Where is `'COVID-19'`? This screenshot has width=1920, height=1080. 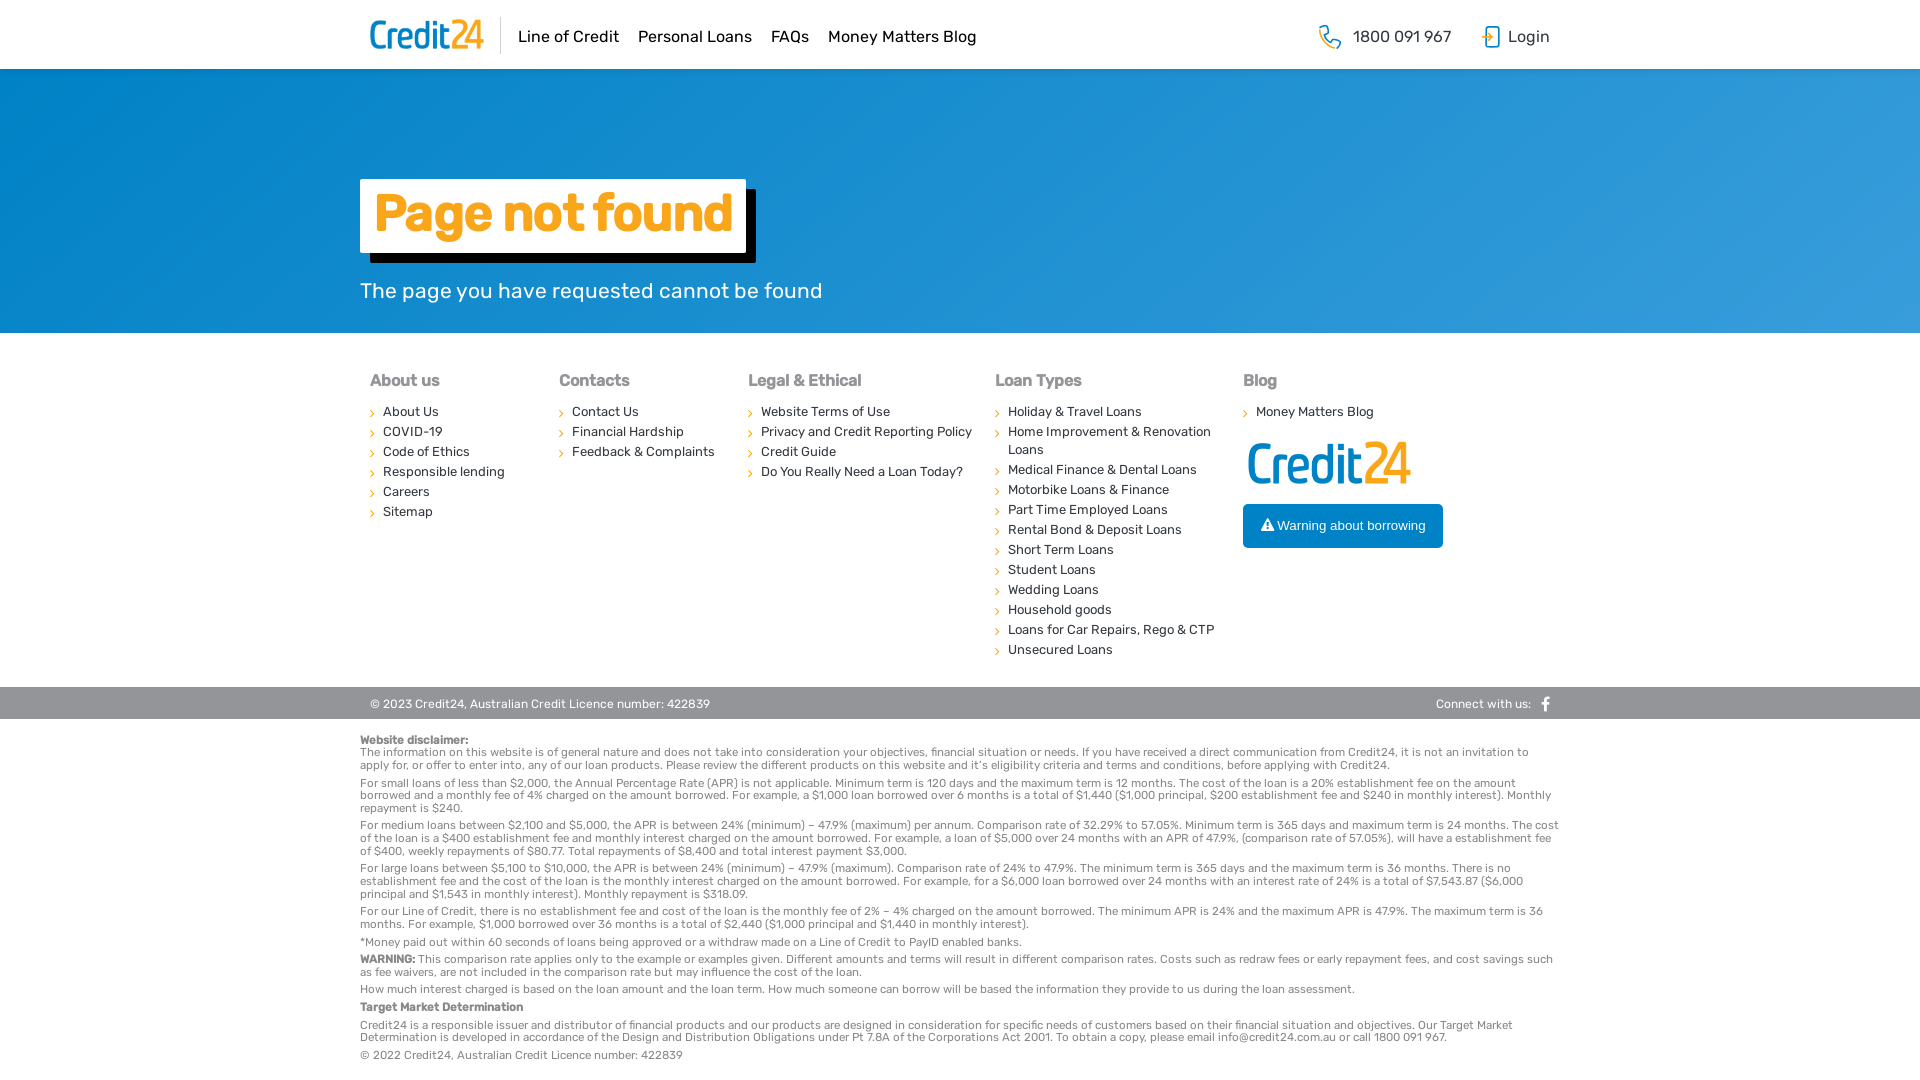 'COVID-19' is located at coordinates (369, 431).